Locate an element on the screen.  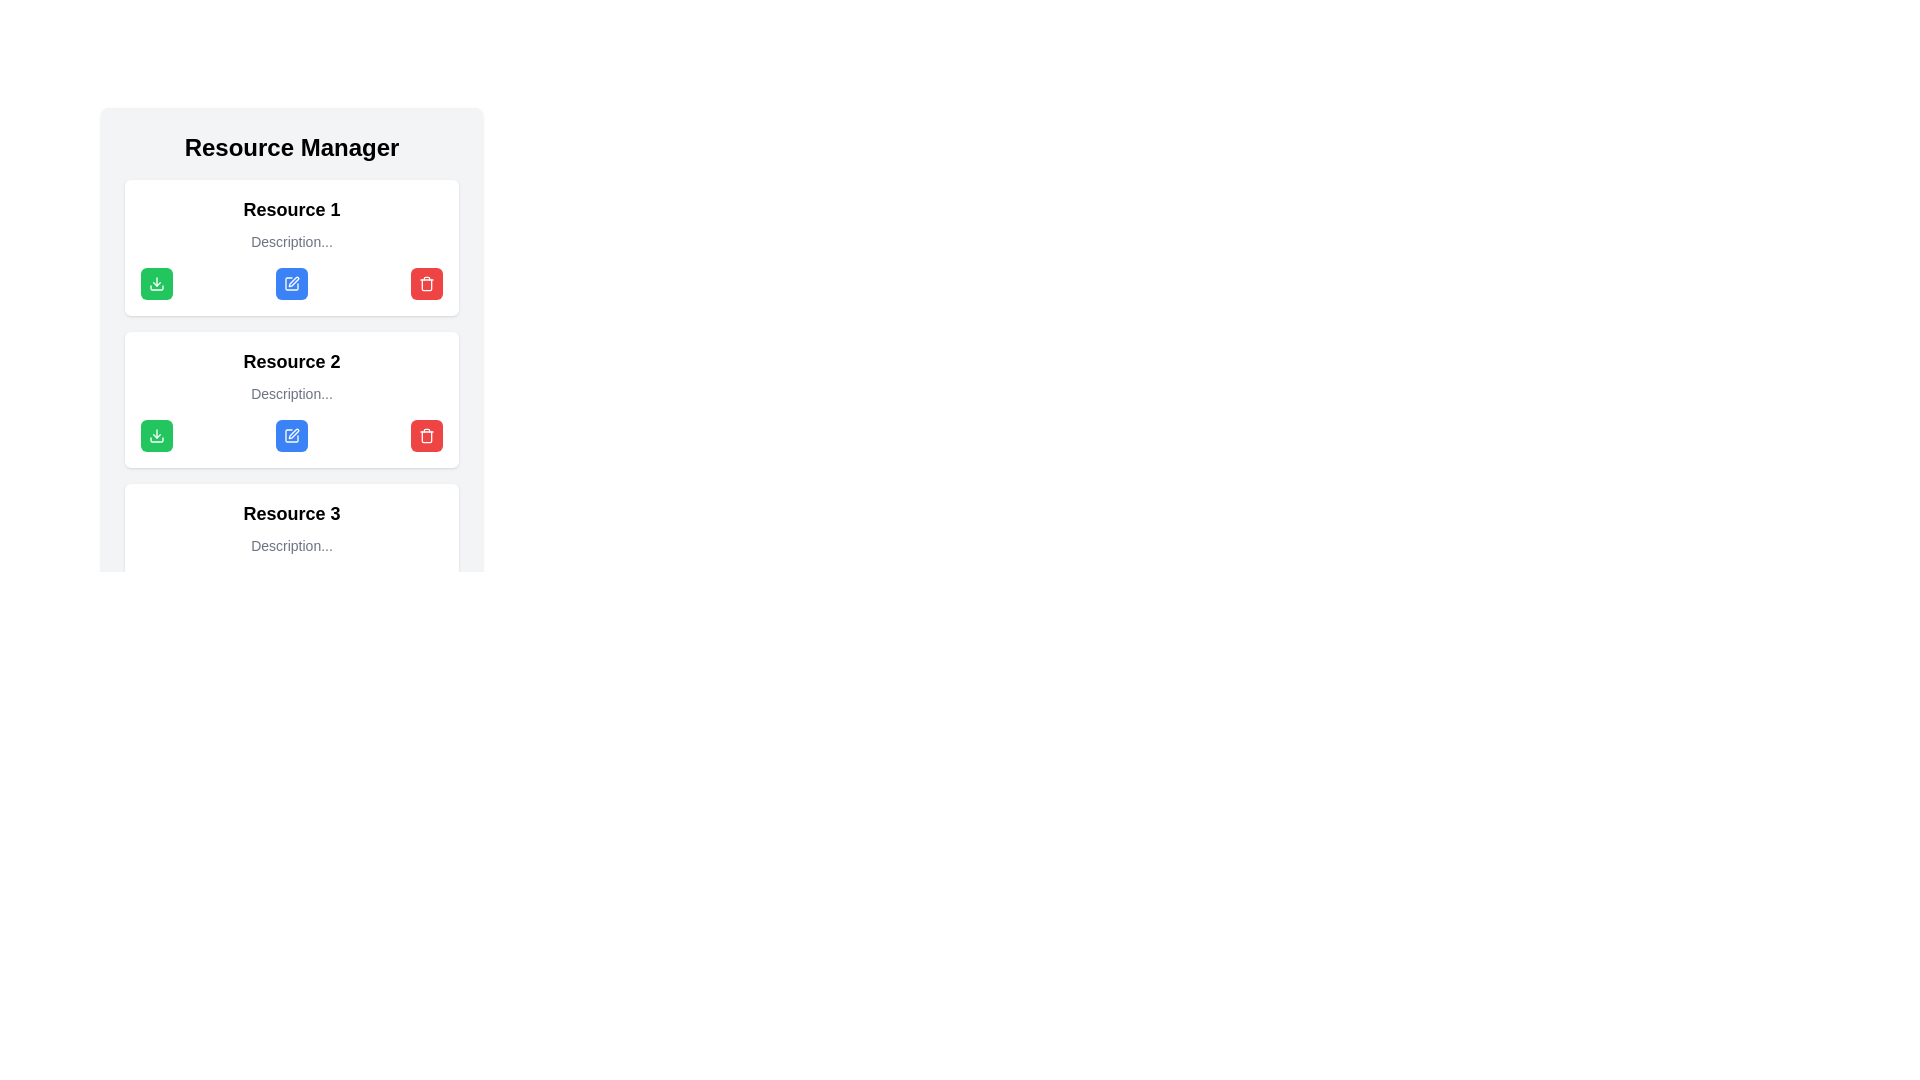
the static text label displaying 'Description...' located below the title 'Resource 1' in the first resource card is located at coordinates (291, 241).